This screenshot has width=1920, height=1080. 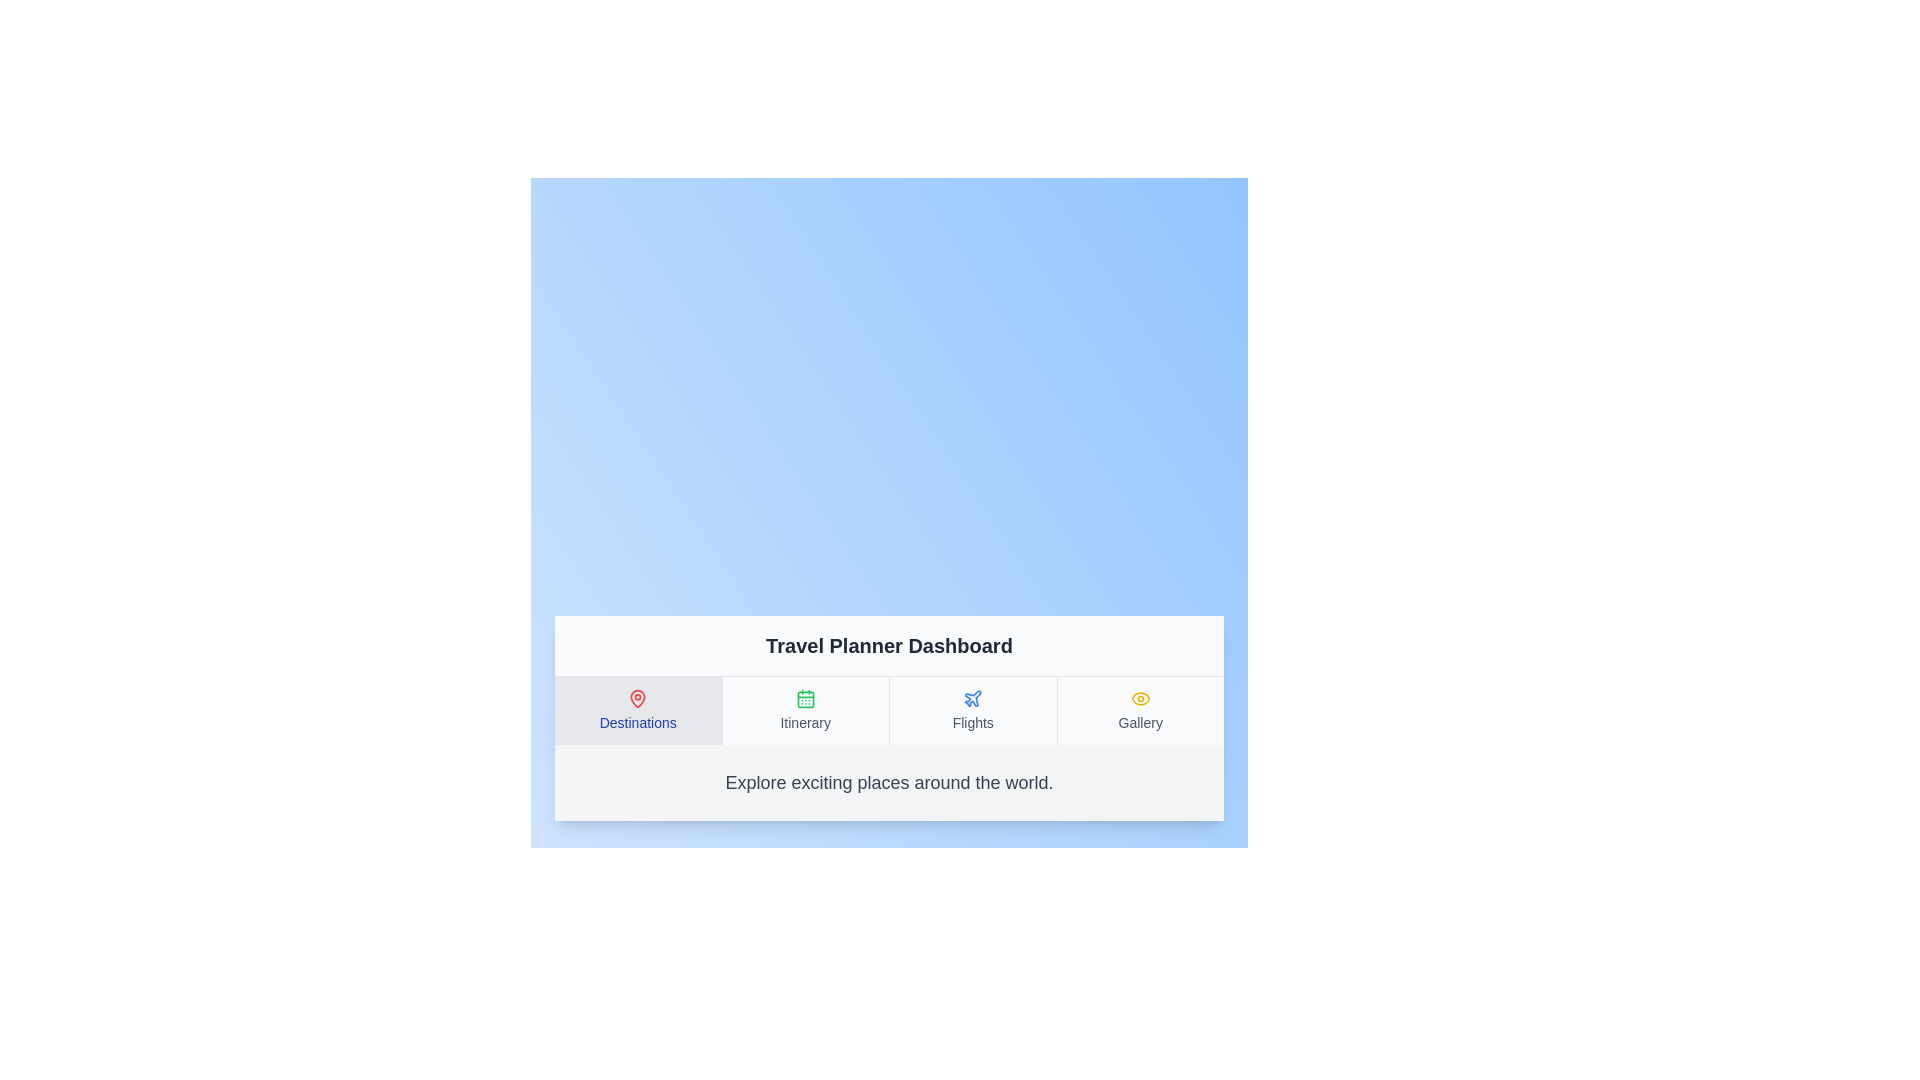 What do you see at coordinates (805, 722) in the screenshot?
I see `the 'Itinerary' text label located centrally in the menu bar, which serves as a title for the itinerary section and is positioned between the 'Destinations' and 'Flights' tabs` at bounding box center [805, 722].